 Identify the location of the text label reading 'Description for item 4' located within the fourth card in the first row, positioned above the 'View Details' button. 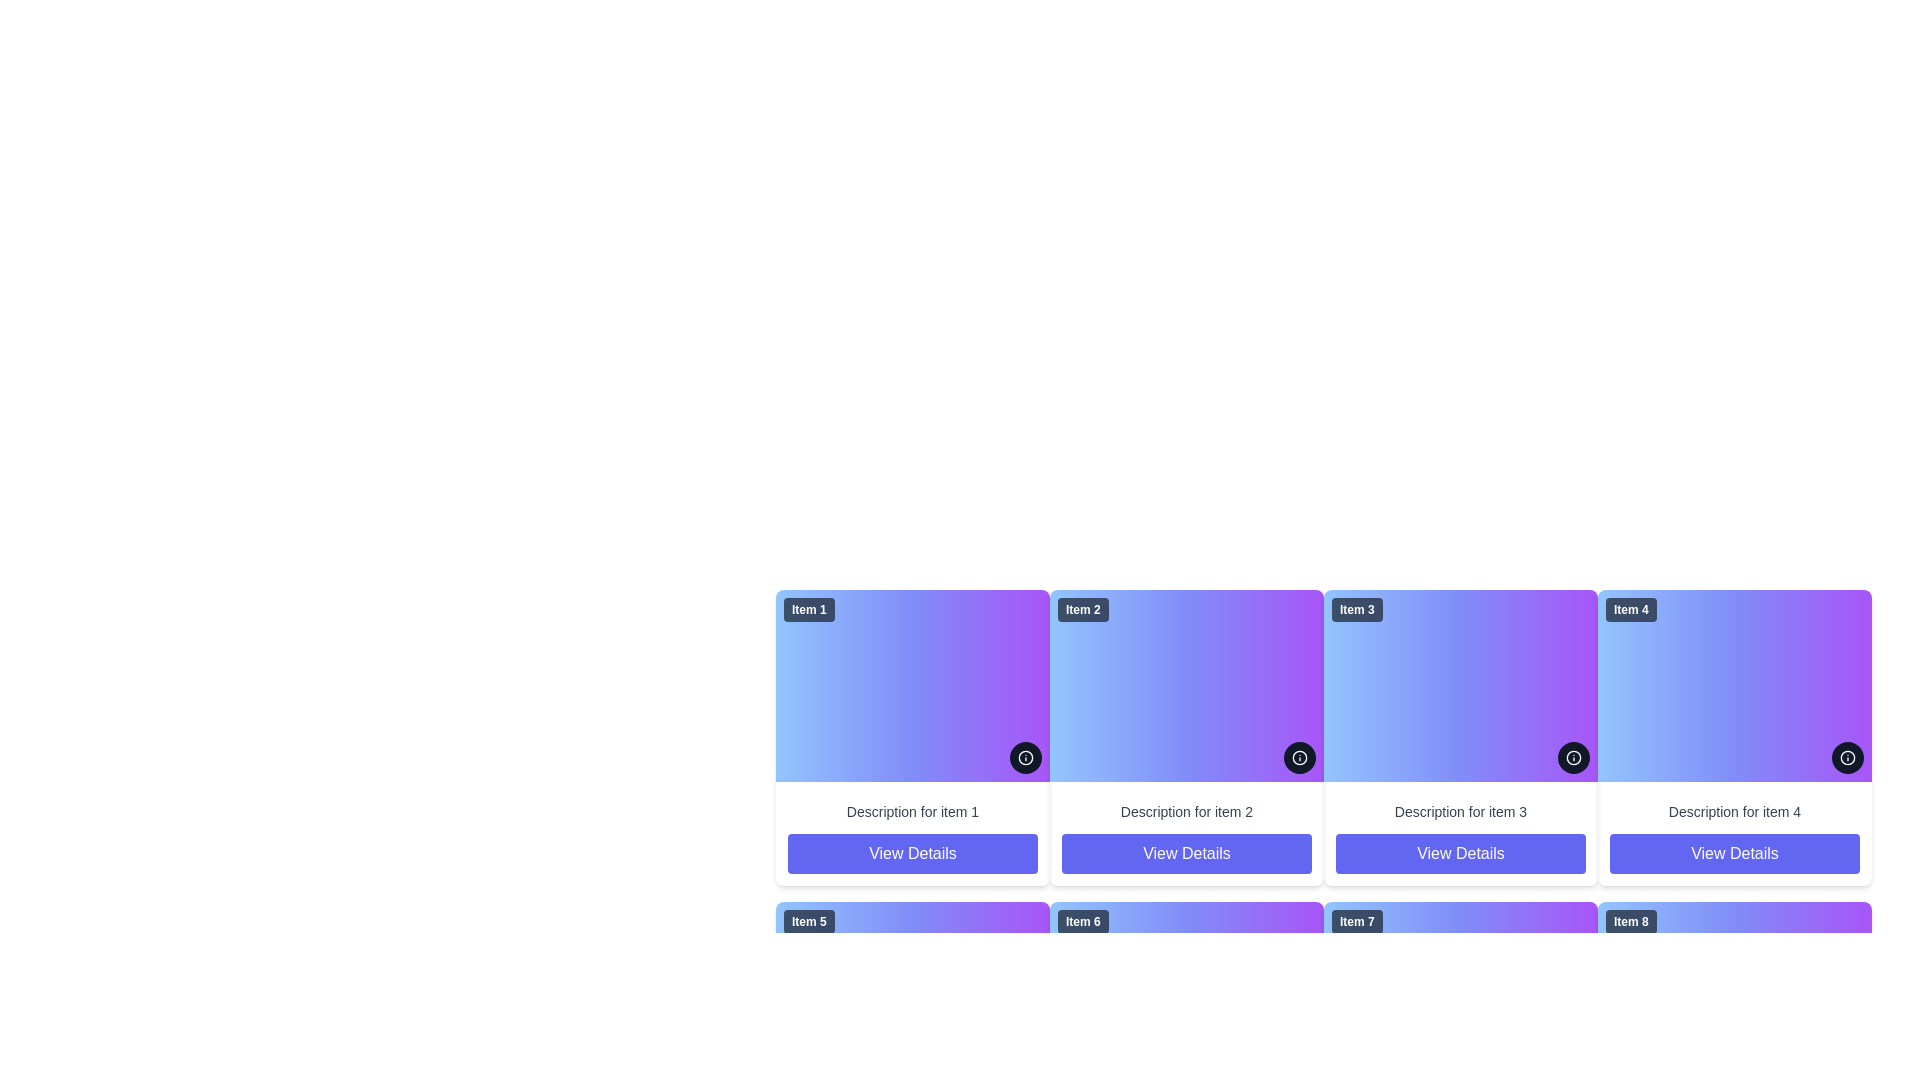
(1733, 812).